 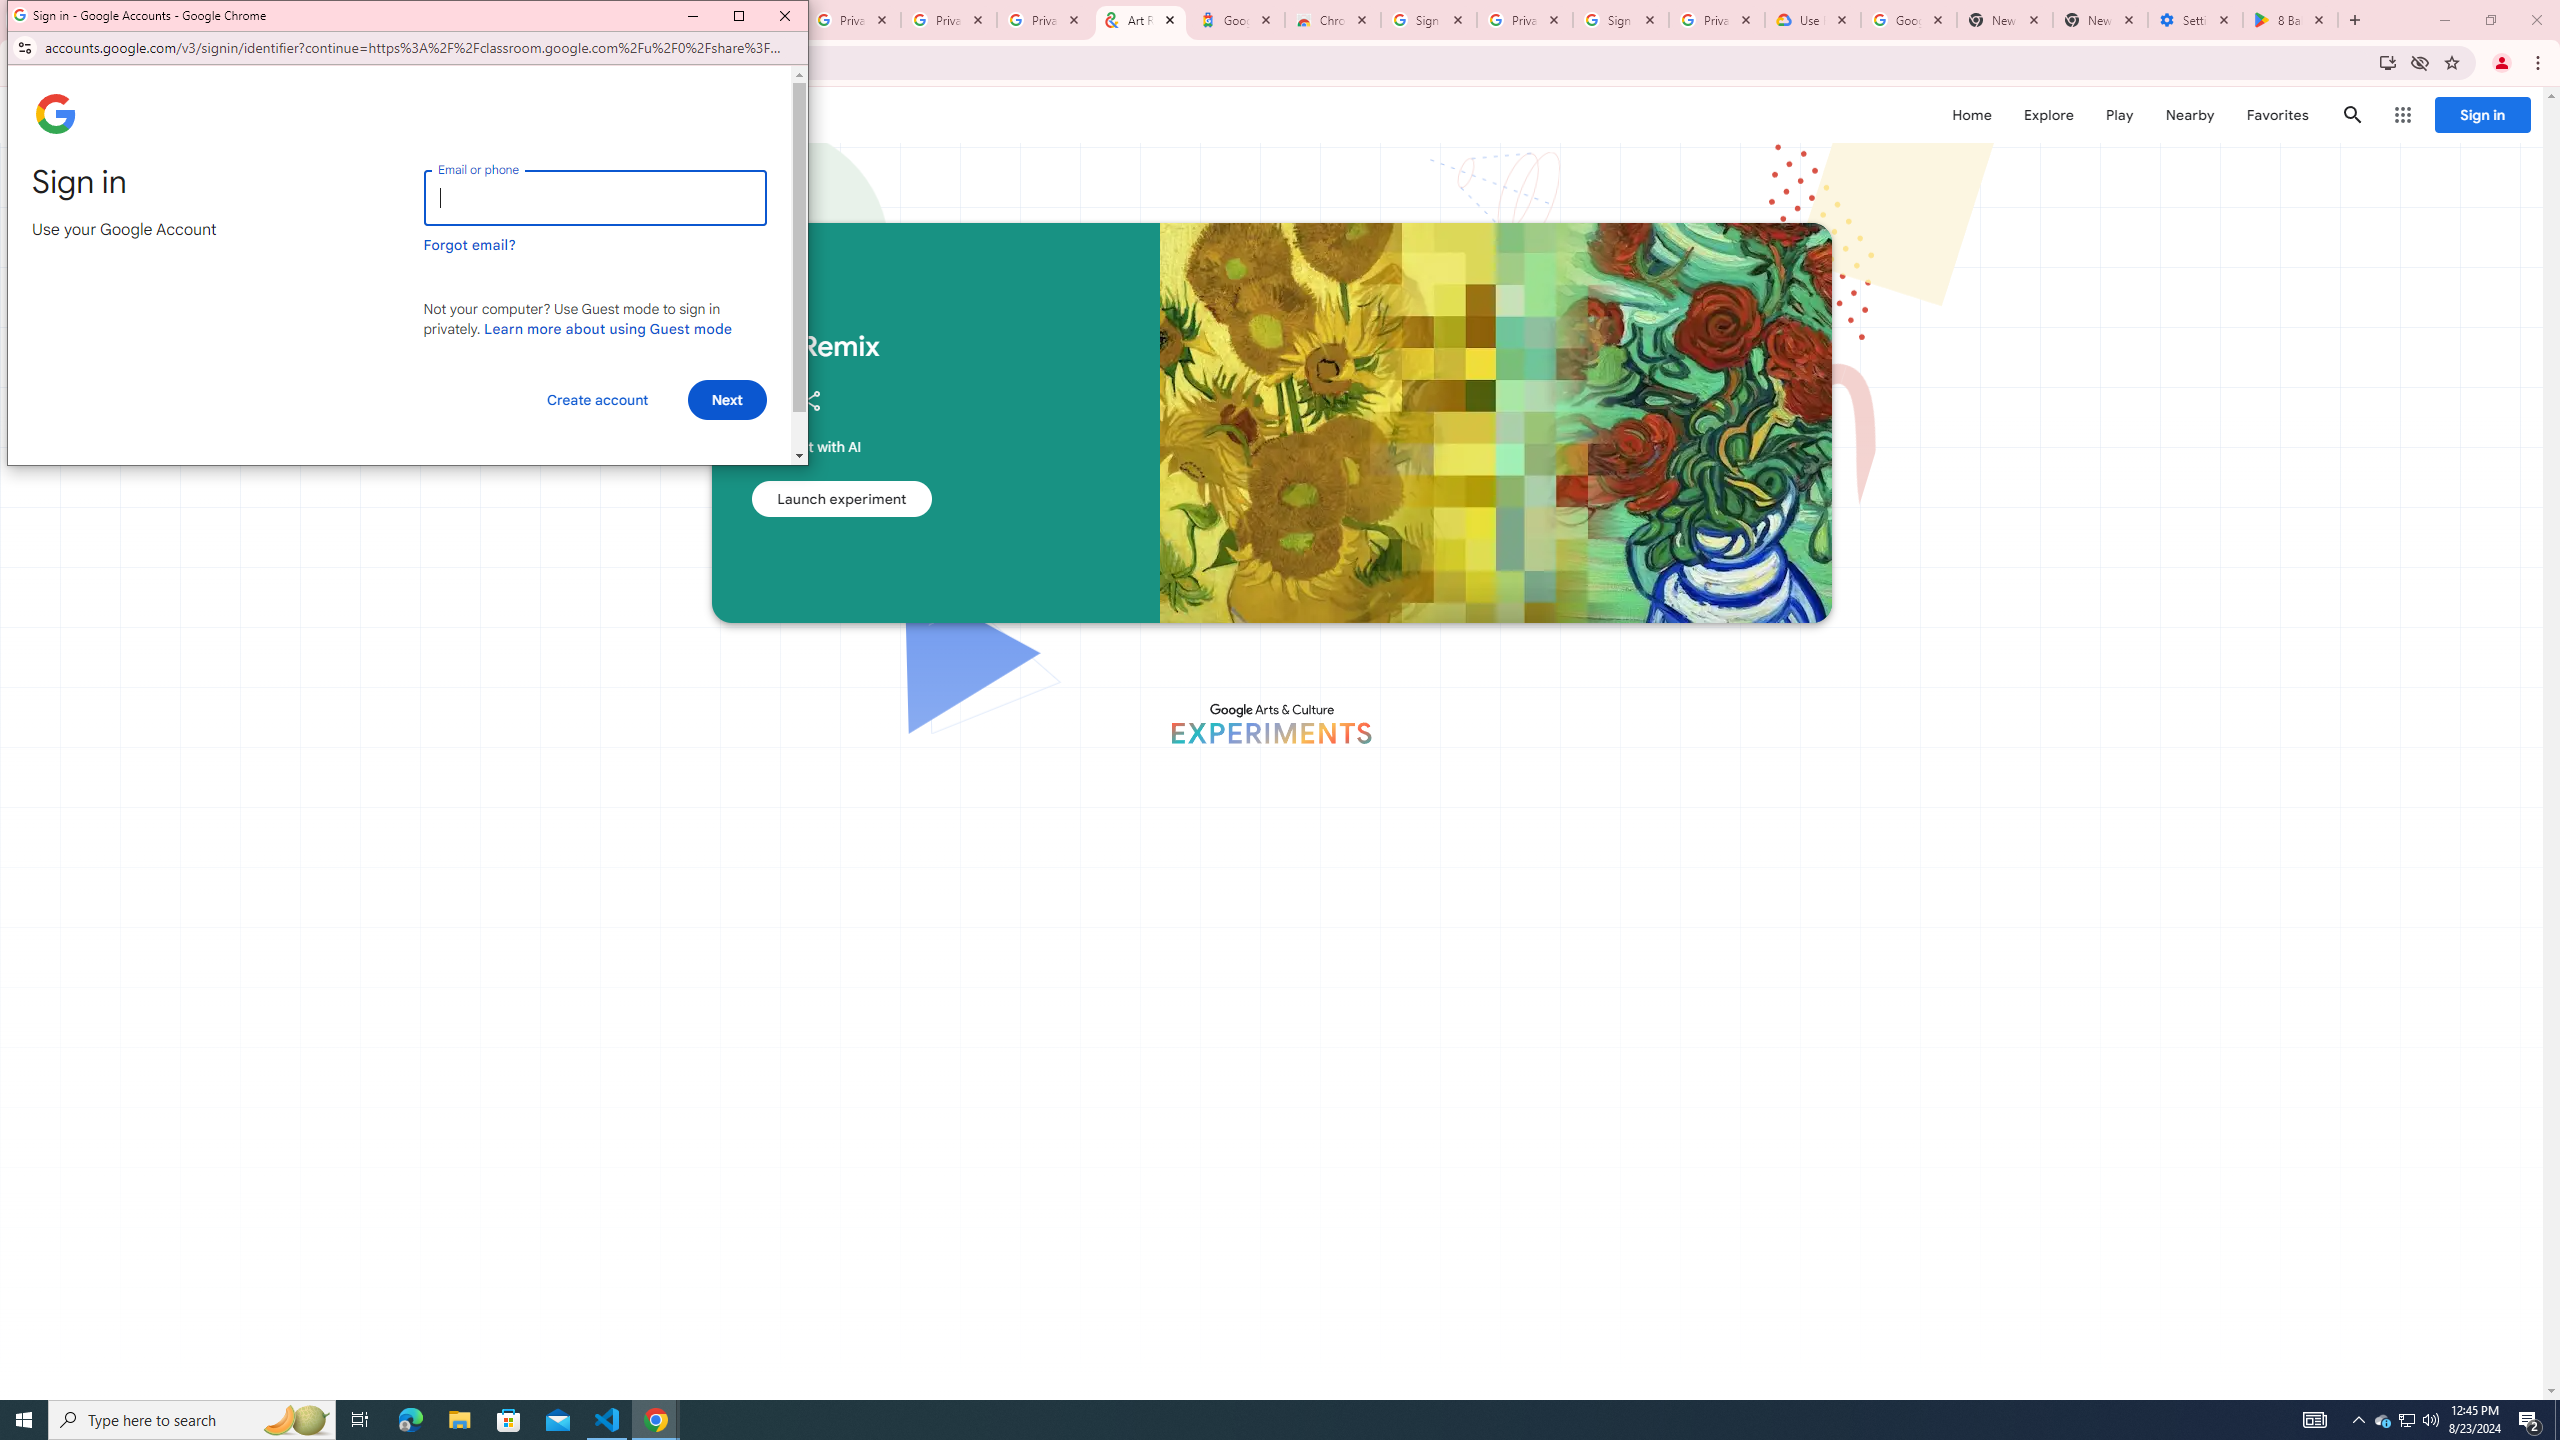 What do you see at coordinates (607, 329) in the screenshot?
I see `'Learn more about using Guest mode'` at bounding box center [607, 329].